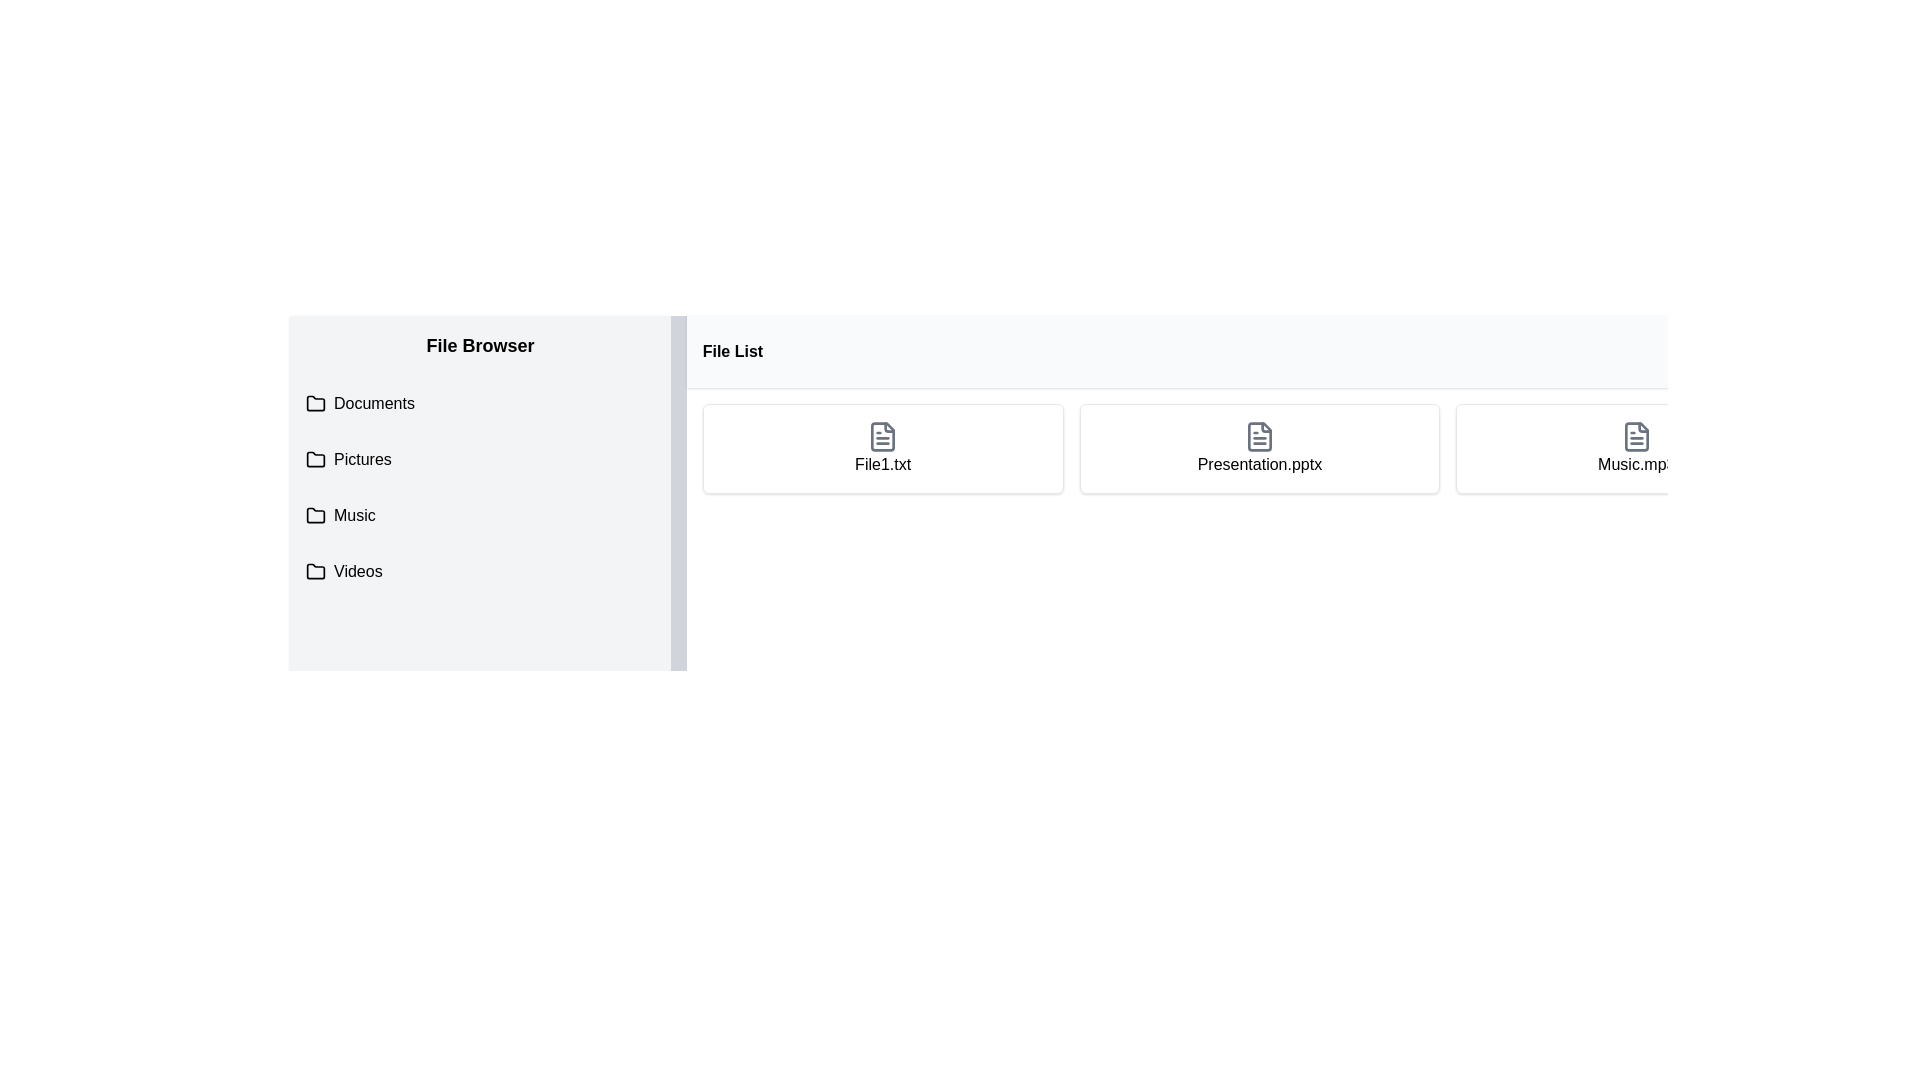 This screenshot has height=1080, width=1920. Describe the element at coordinates (362, 459) in the screenshot. I see `the text label displaying 'Pictures' located in the navigation panel` at that location.